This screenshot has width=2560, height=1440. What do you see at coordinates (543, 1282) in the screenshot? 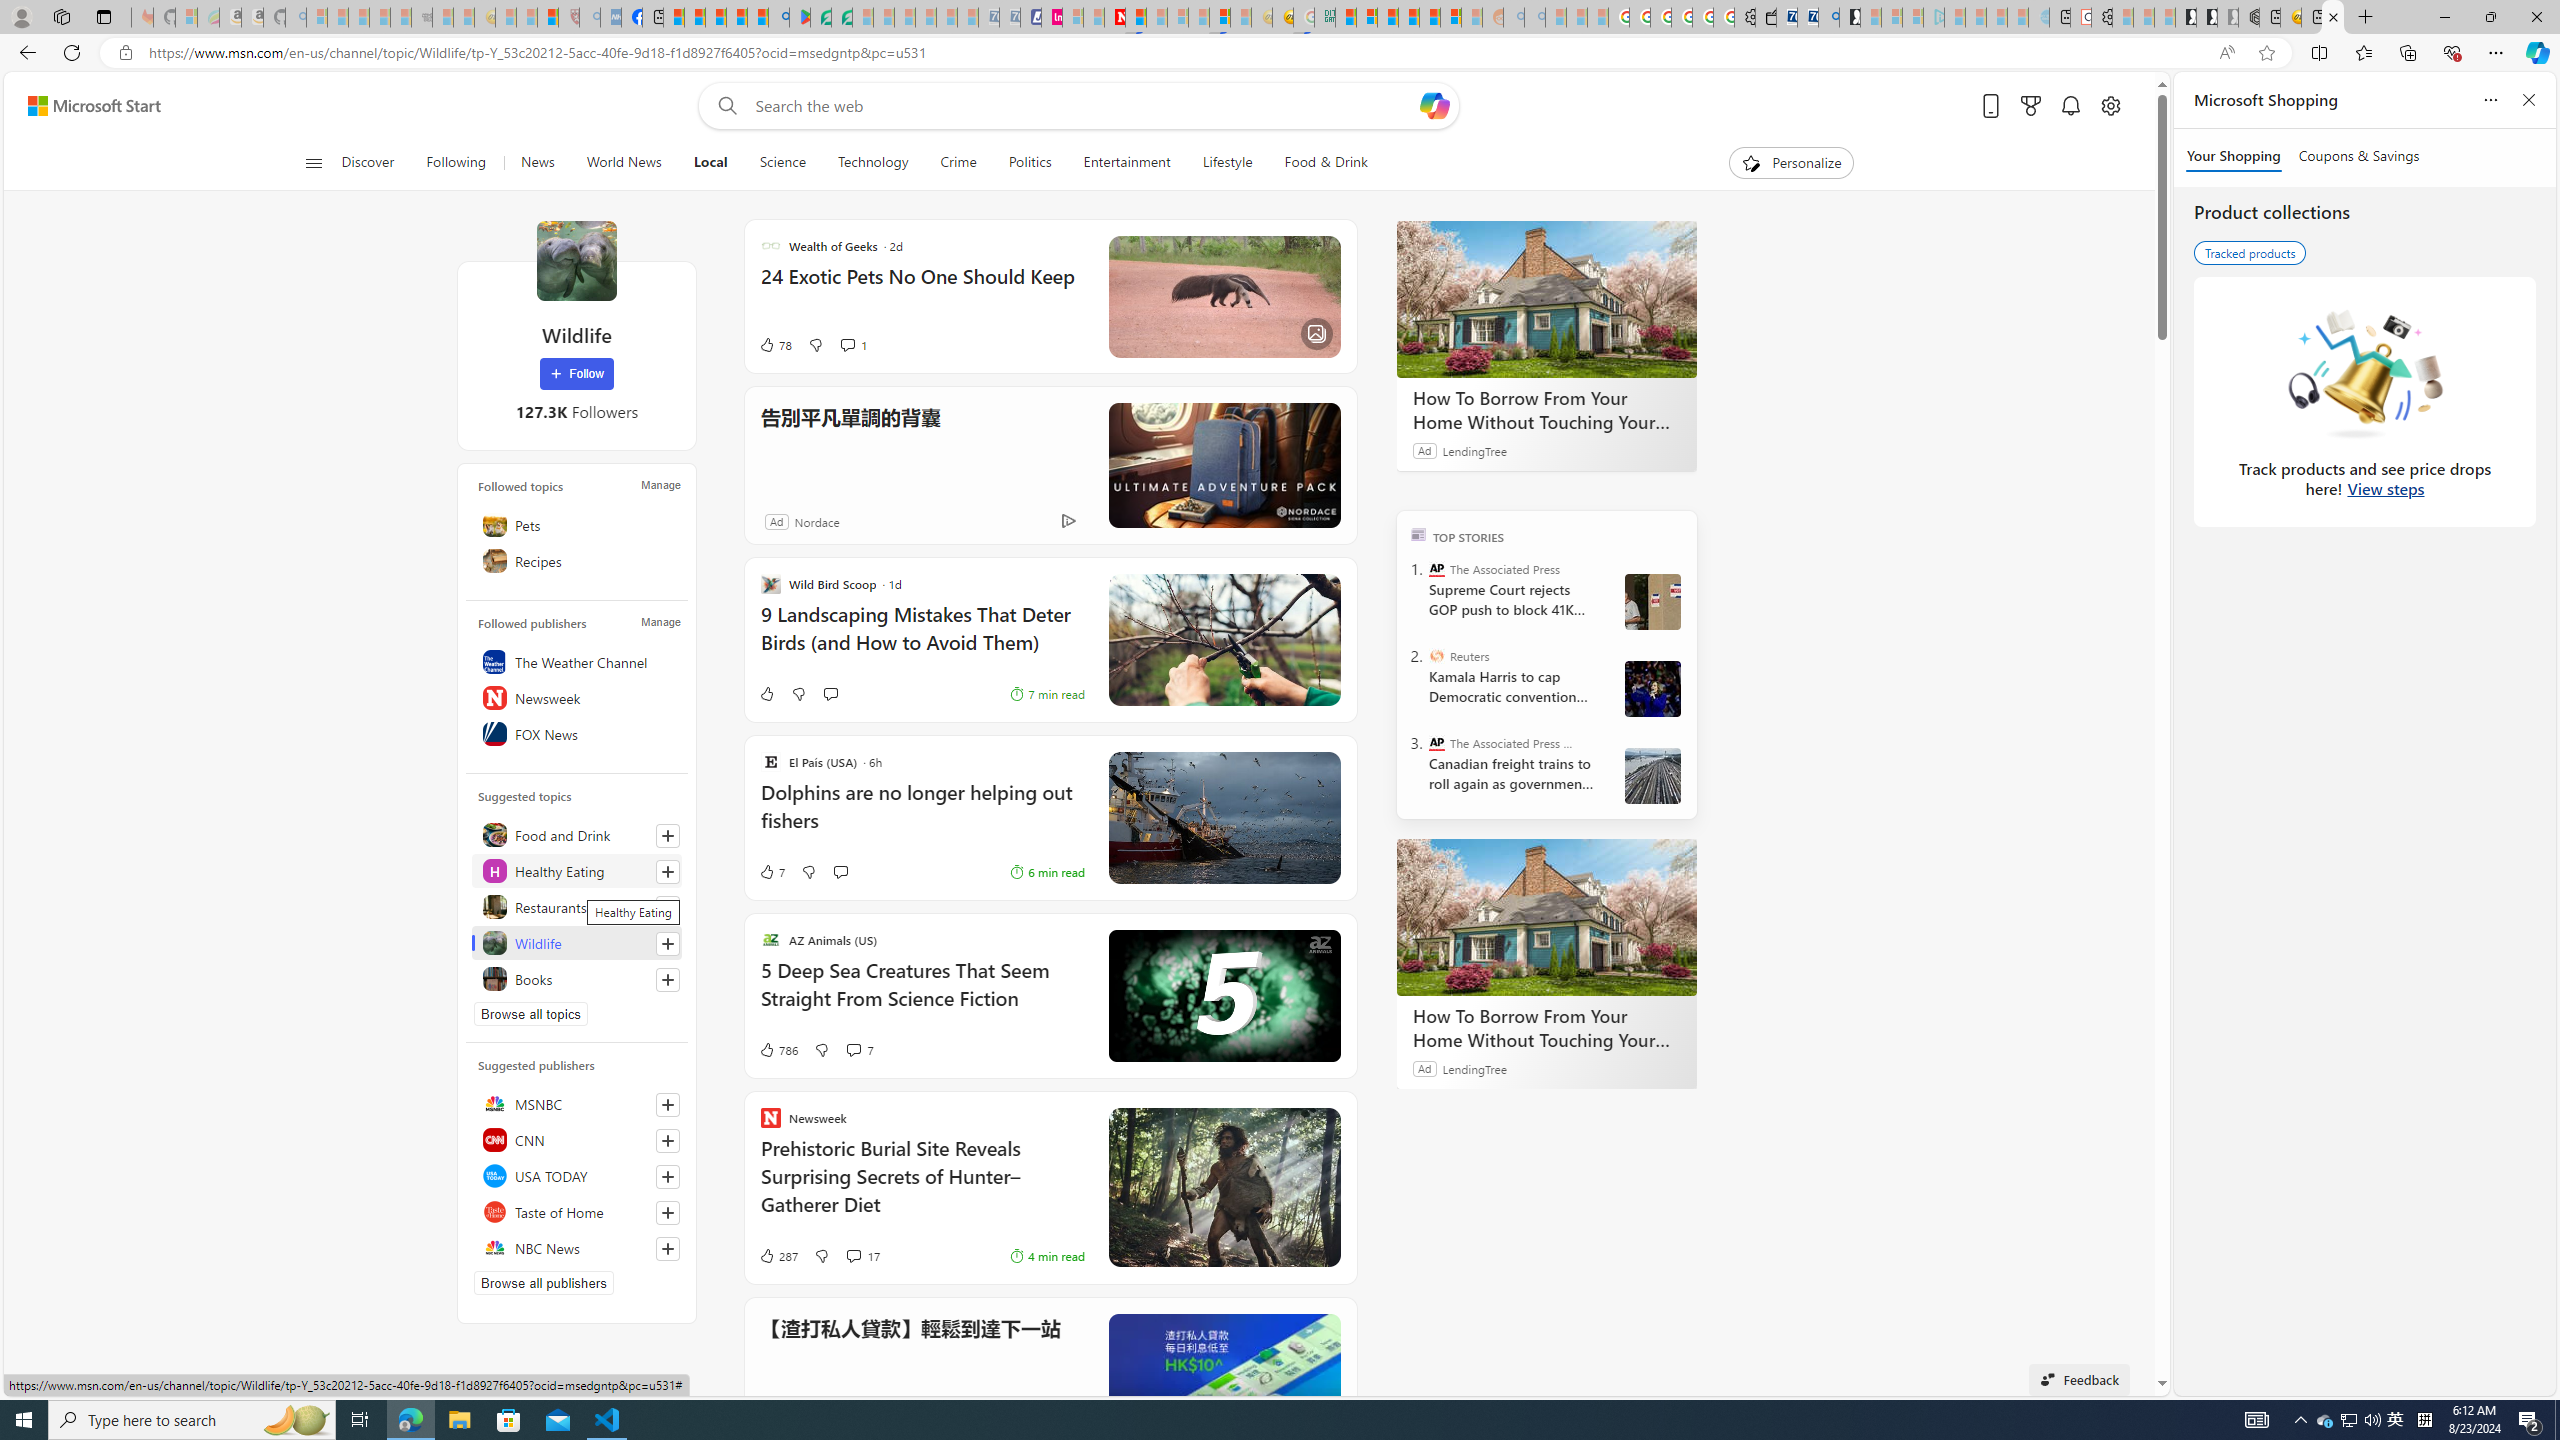
I see `'Browse all publishers'` at bounding box center [543, 1282].